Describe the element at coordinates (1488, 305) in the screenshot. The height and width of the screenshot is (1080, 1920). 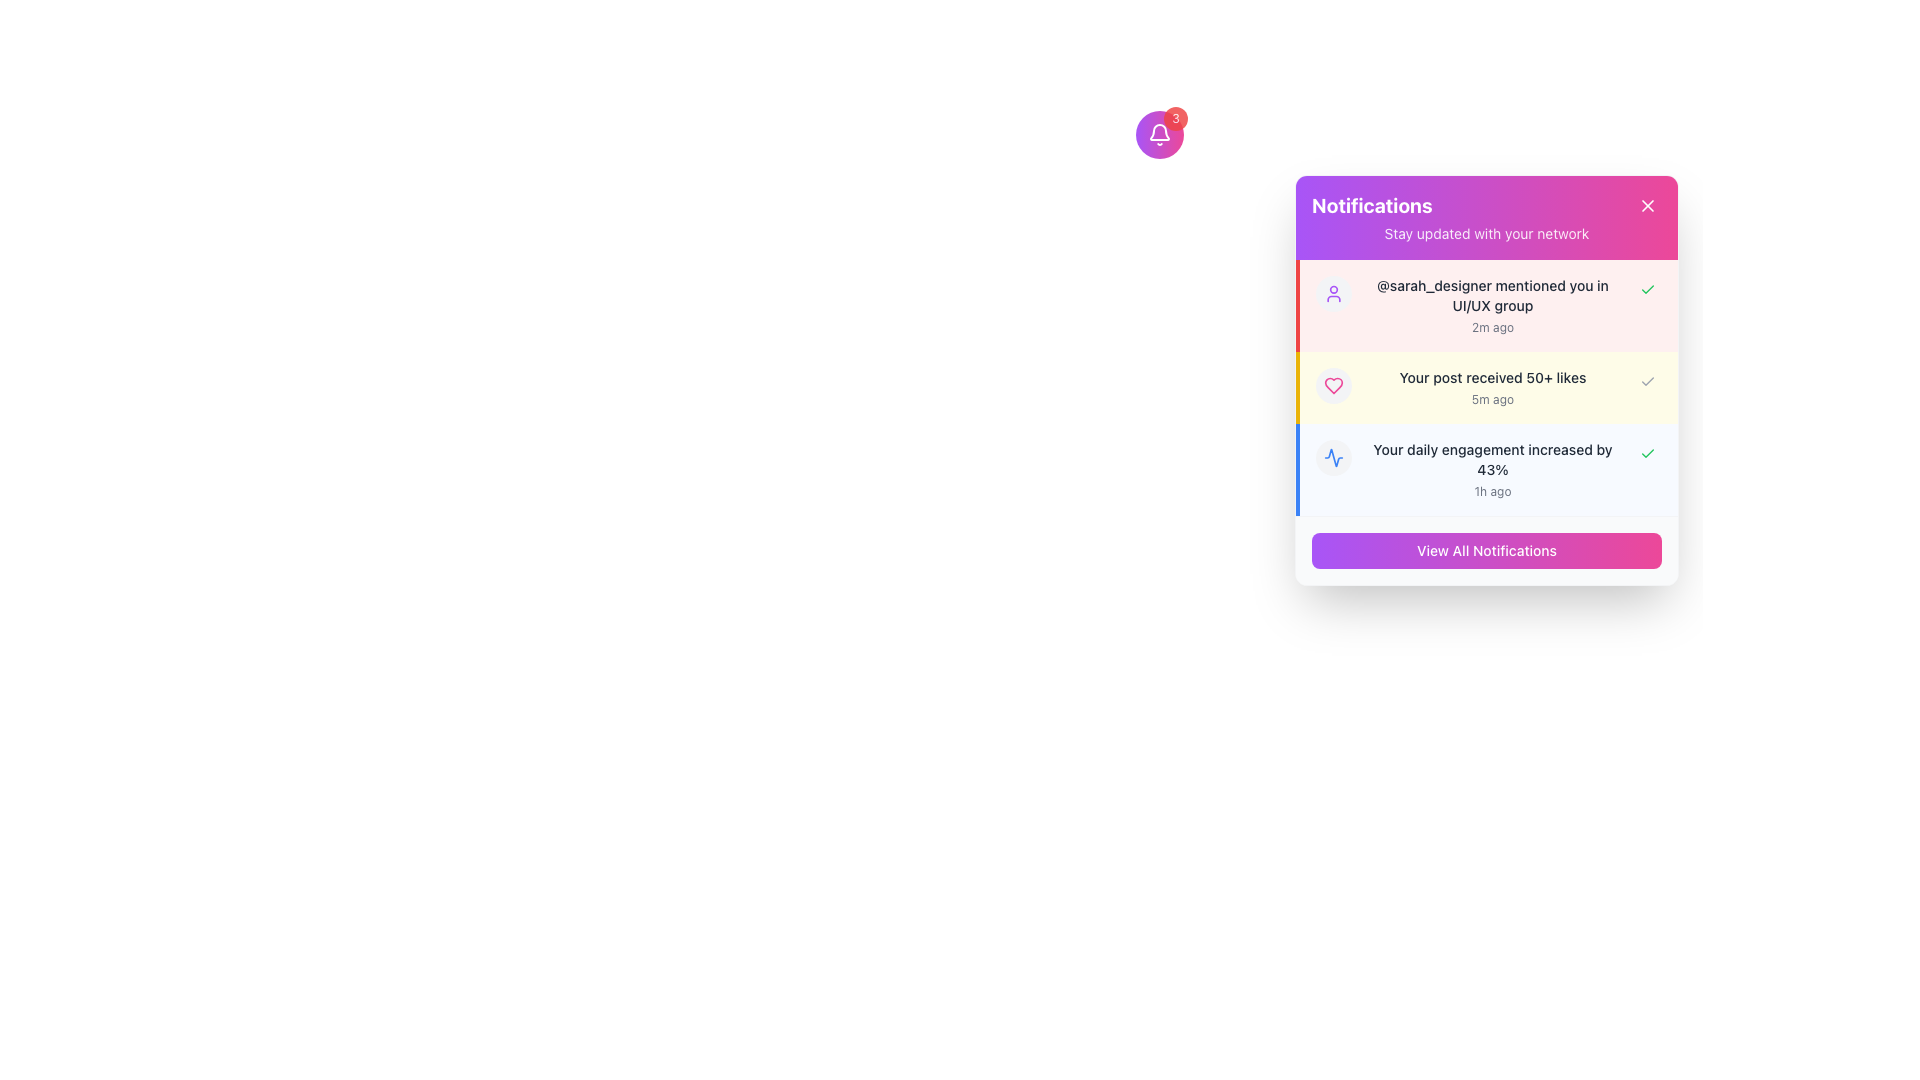
I see `the first notification item` at that location.